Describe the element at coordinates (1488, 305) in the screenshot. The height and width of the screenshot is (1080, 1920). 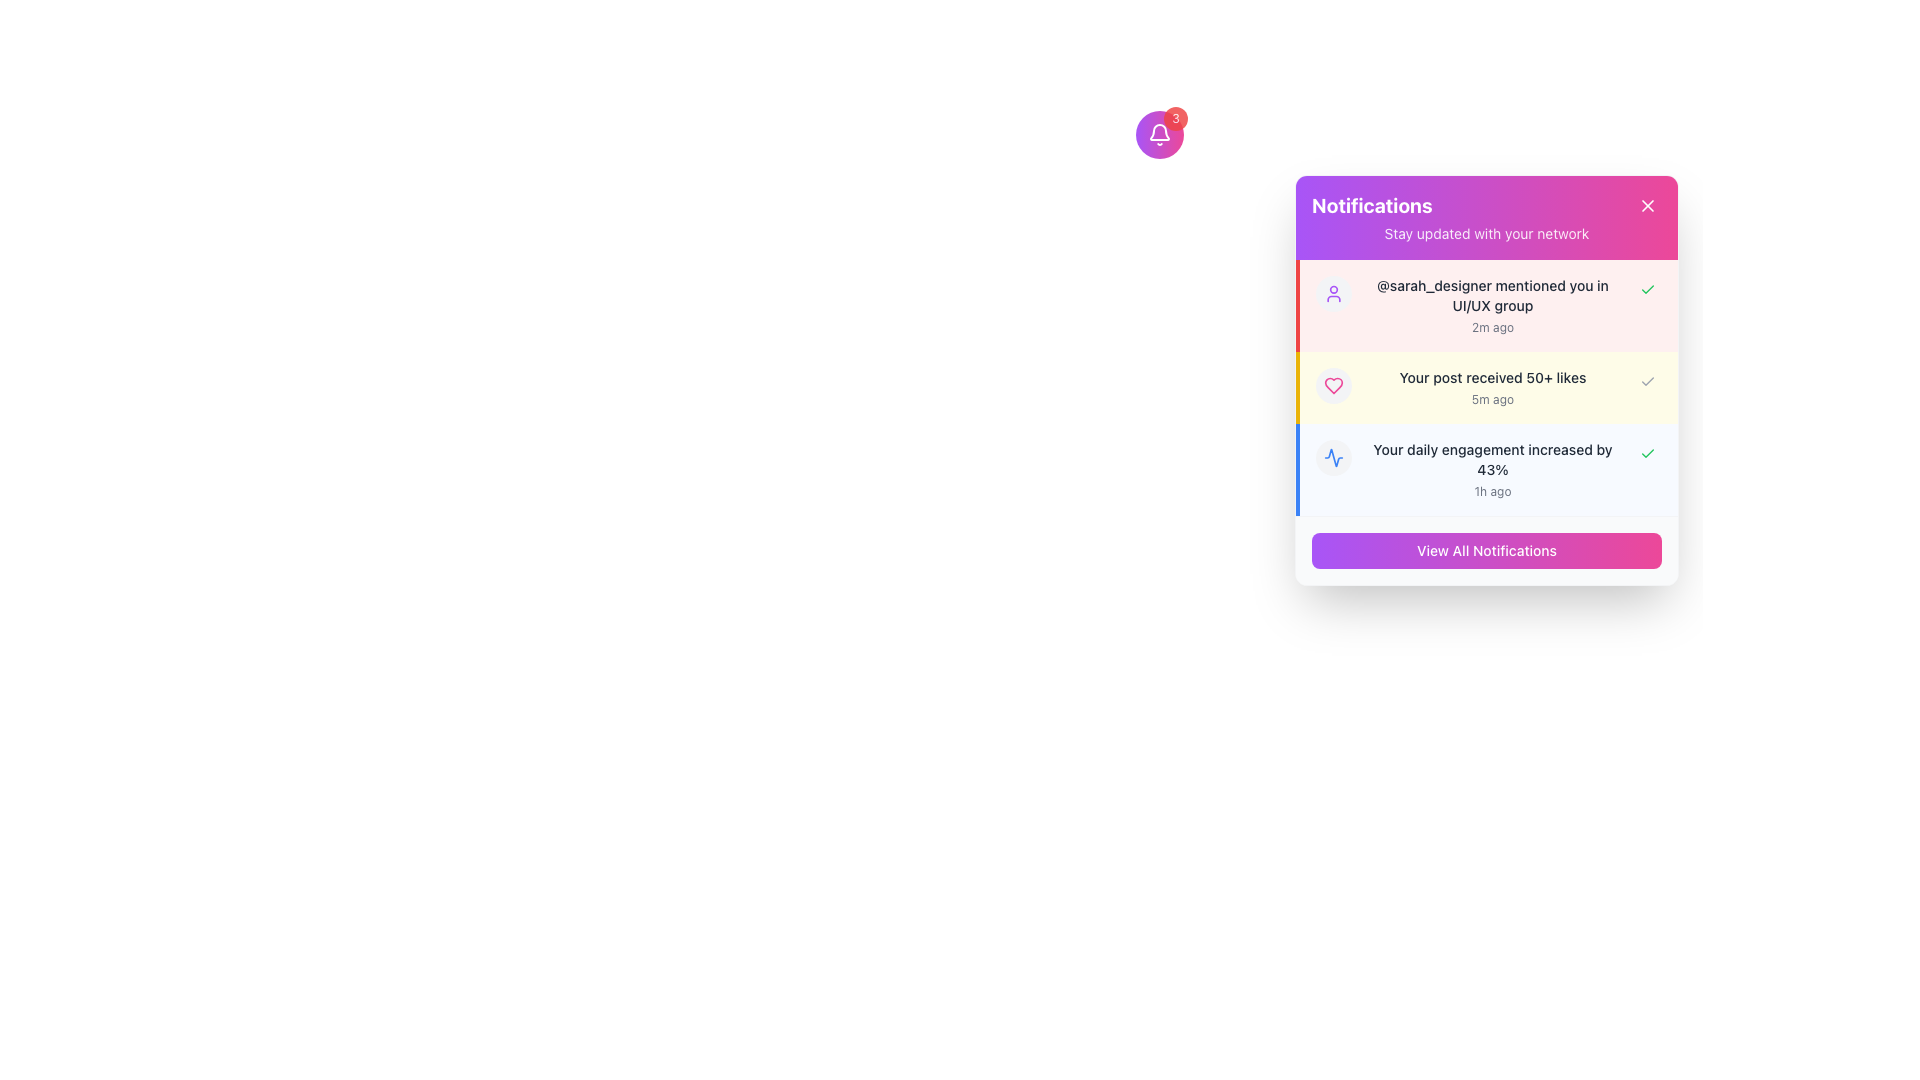
I see `the first notification item` at that location.